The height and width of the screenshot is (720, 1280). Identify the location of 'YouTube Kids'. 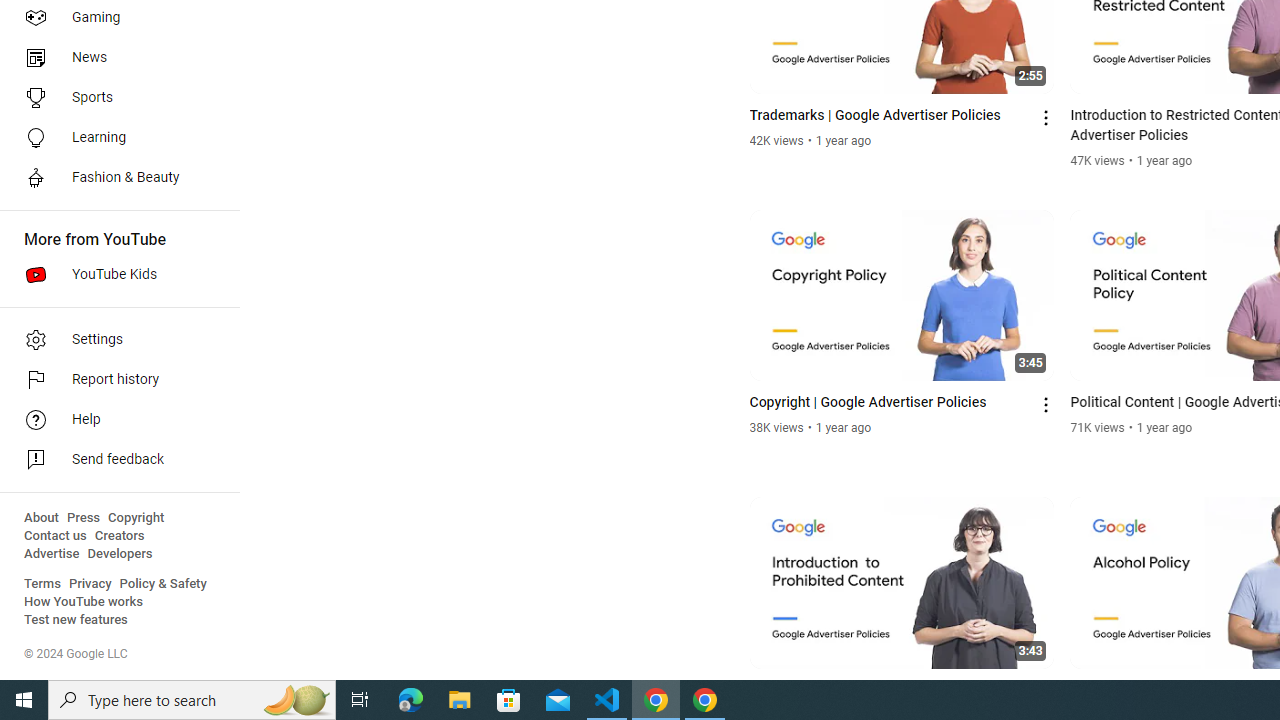
(112, 275).